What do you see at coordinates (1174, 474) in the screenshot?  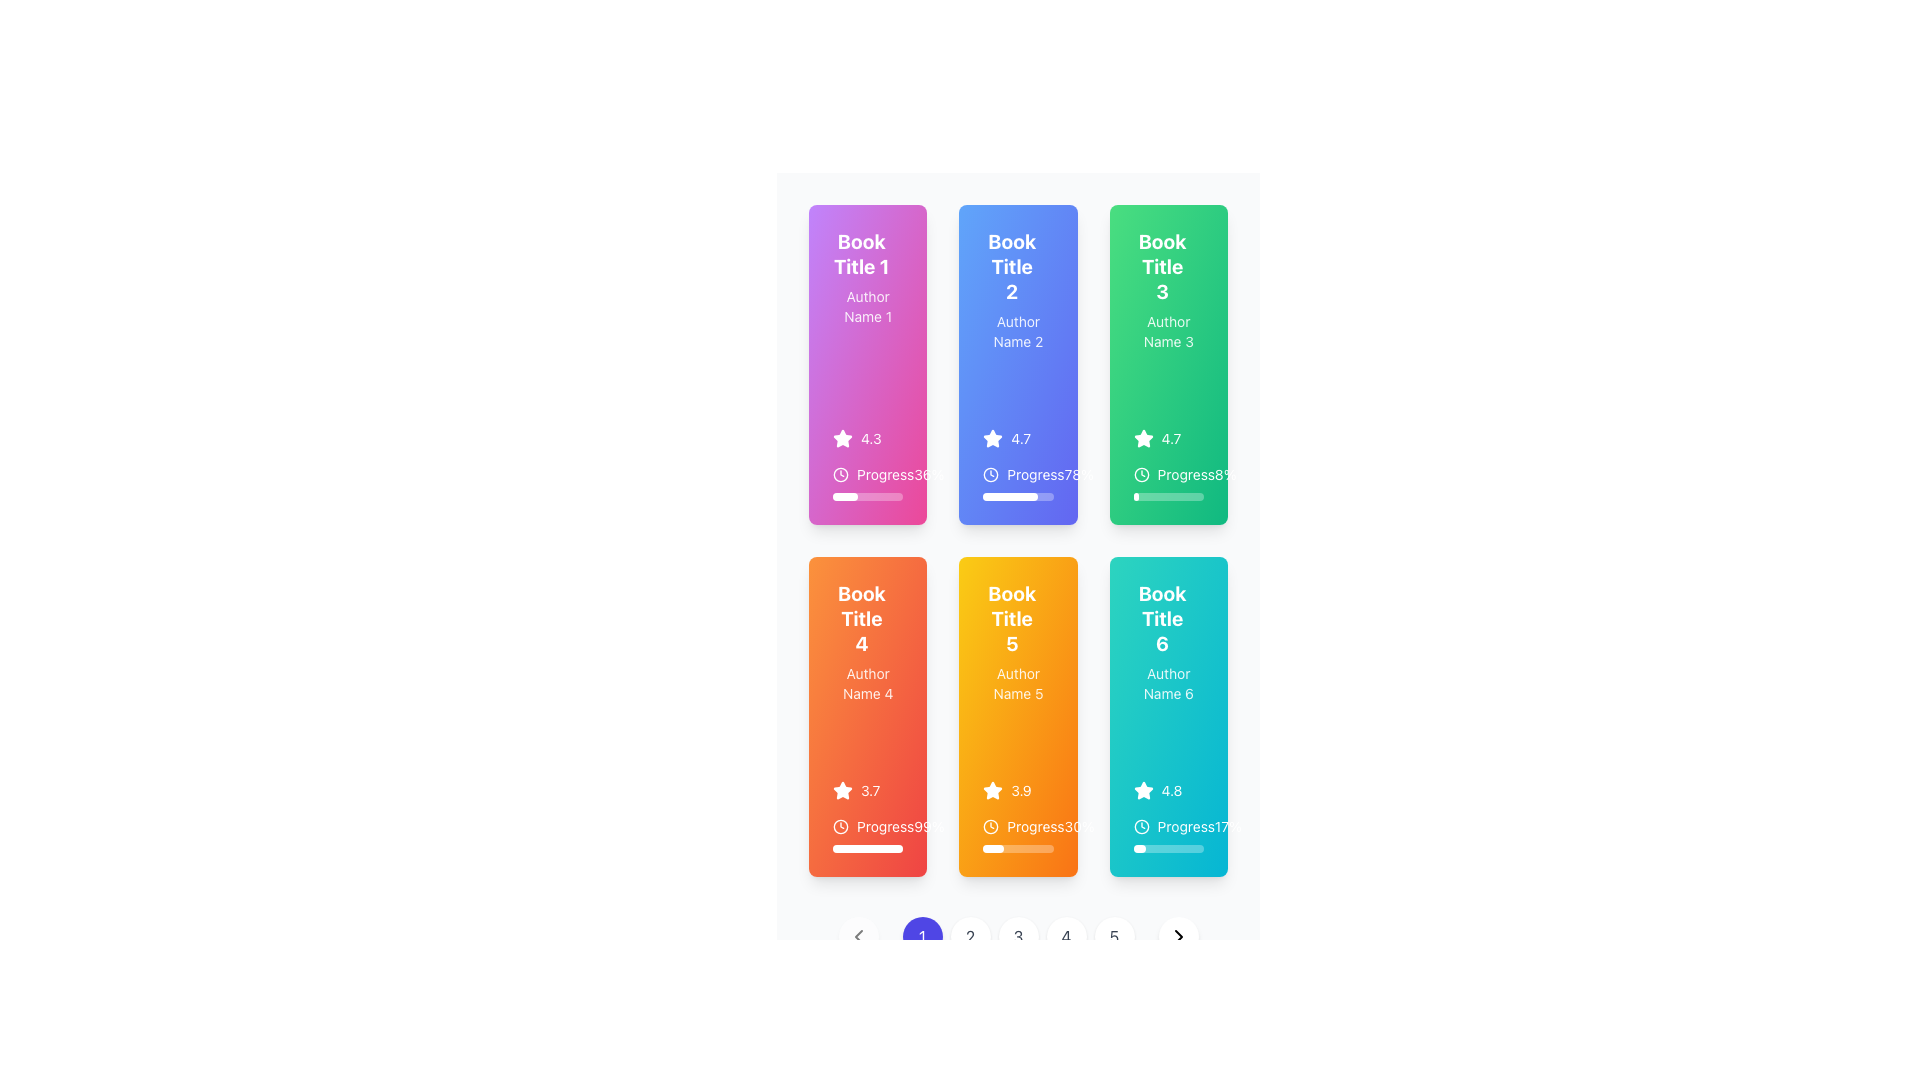 I see `the 'Progress' text label, which is styled in a sans-serif font and located within the card for 'Book Title 3', positioned below the star rating and above the progress bar` at bounding box center [1174, 474].